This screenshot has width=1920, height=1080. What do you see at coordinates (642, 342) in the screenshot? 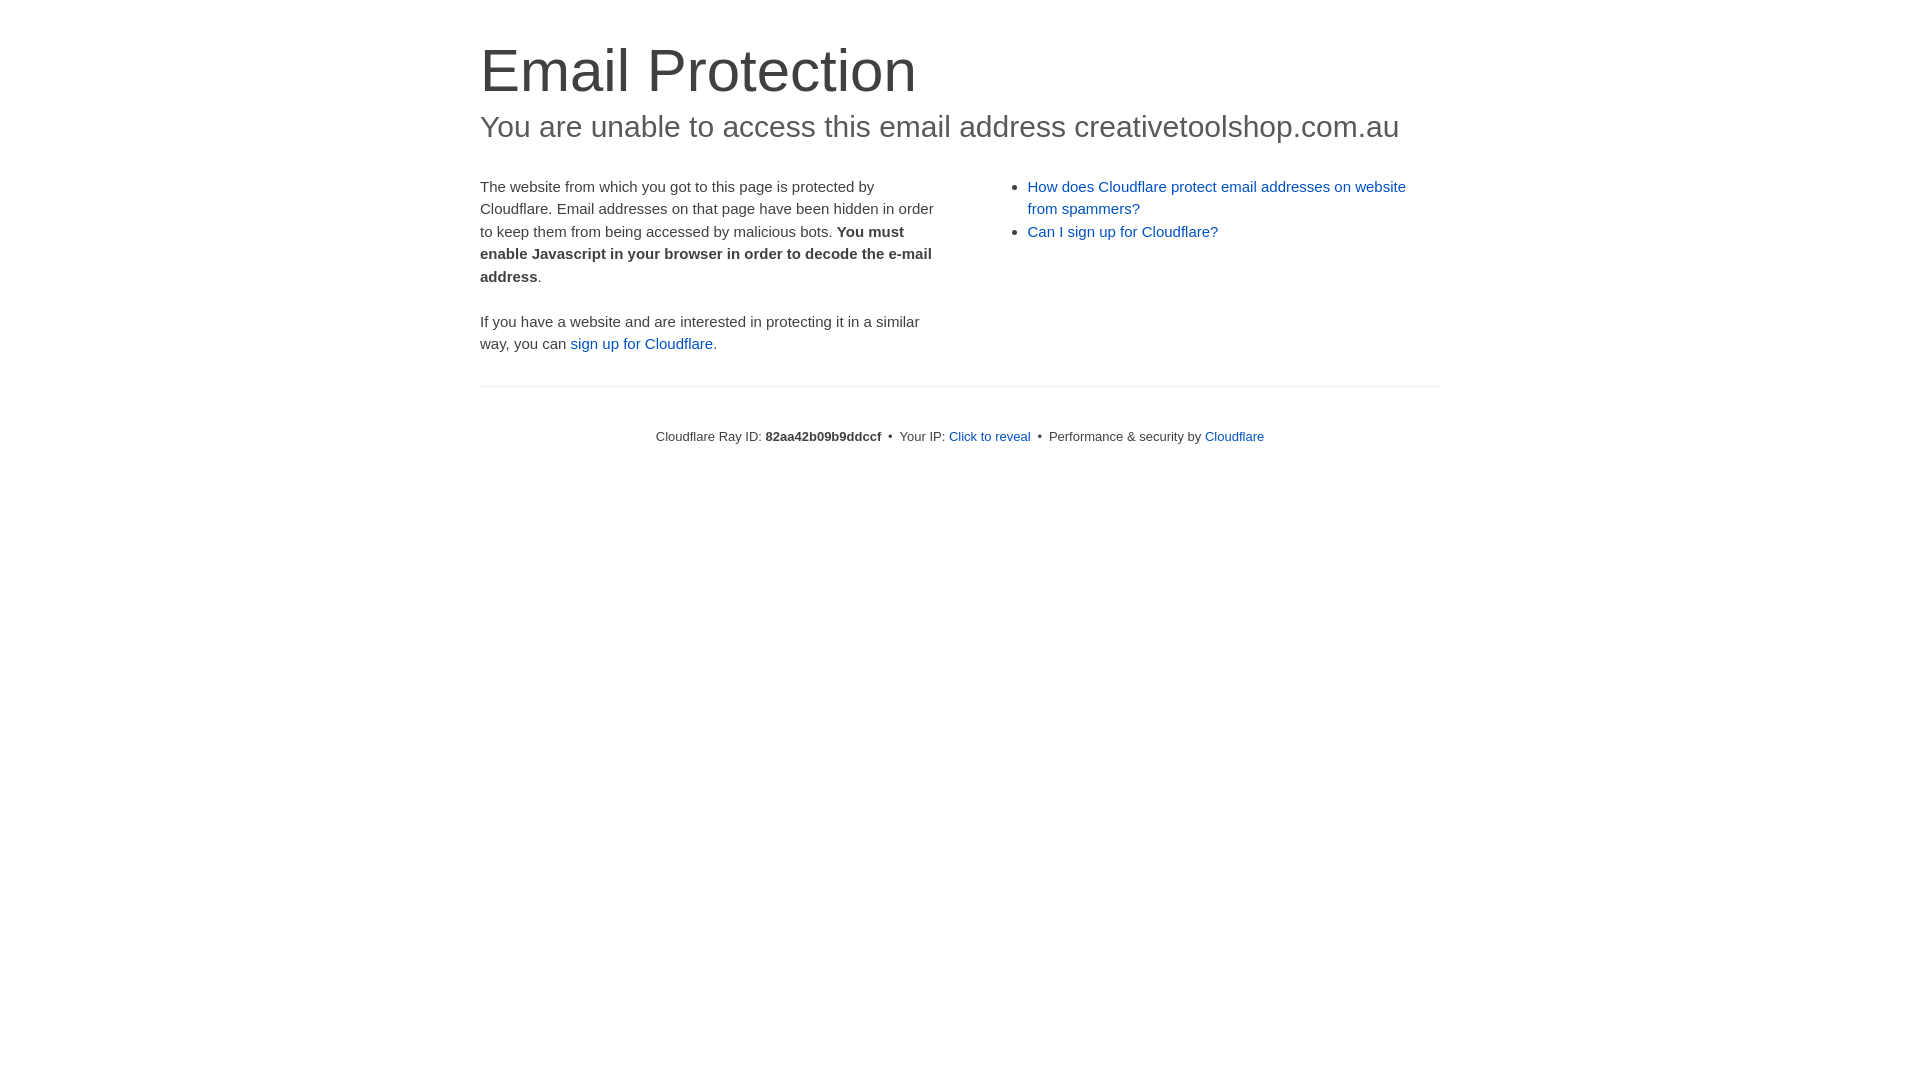
I see `'sign up for Cloudflare'` at bounding box center [642, 342].